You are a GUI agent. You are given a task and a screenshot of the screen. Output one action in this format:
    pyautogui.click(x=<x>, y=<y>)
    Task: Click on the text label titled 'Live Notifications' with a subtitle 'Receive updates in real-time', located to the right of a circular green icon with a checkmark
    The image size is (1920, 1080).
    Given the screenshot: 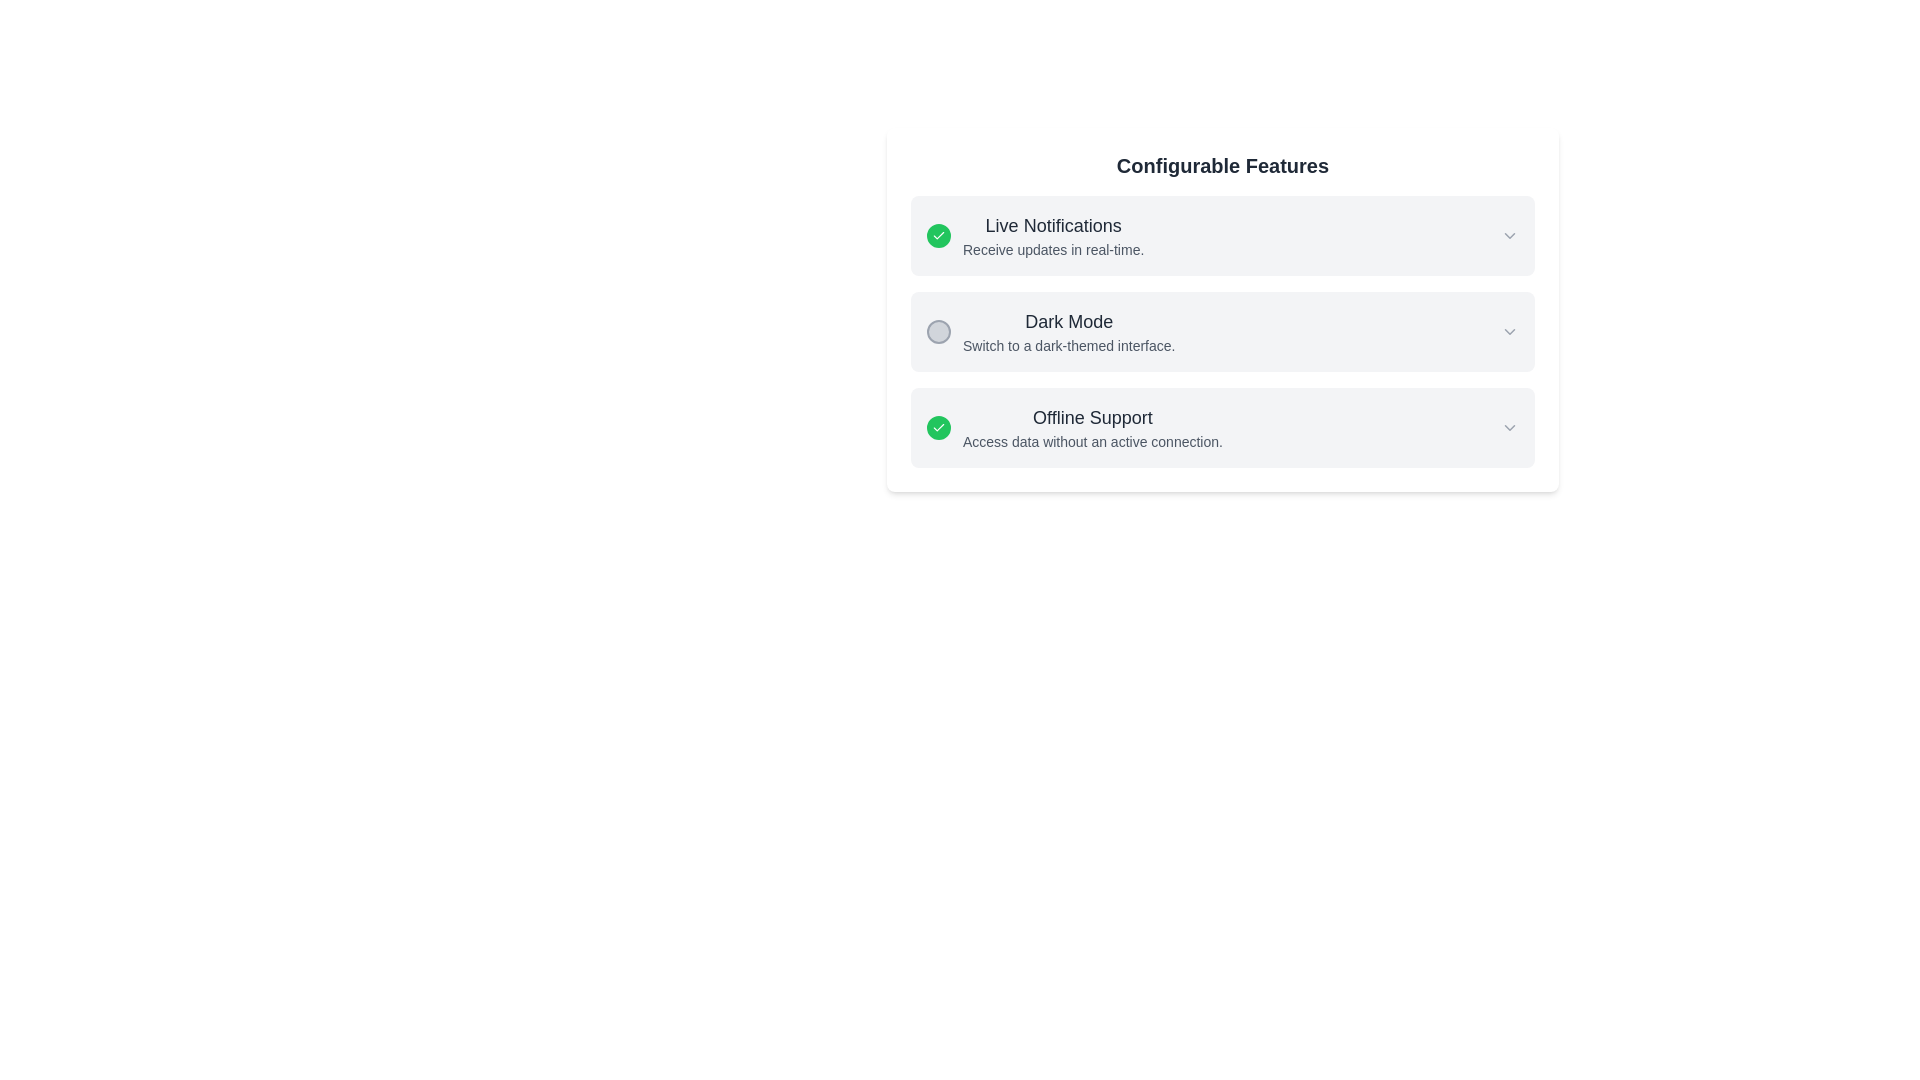 What is the action you would take?
    pyautogui.click(x=1052, y=234)
    